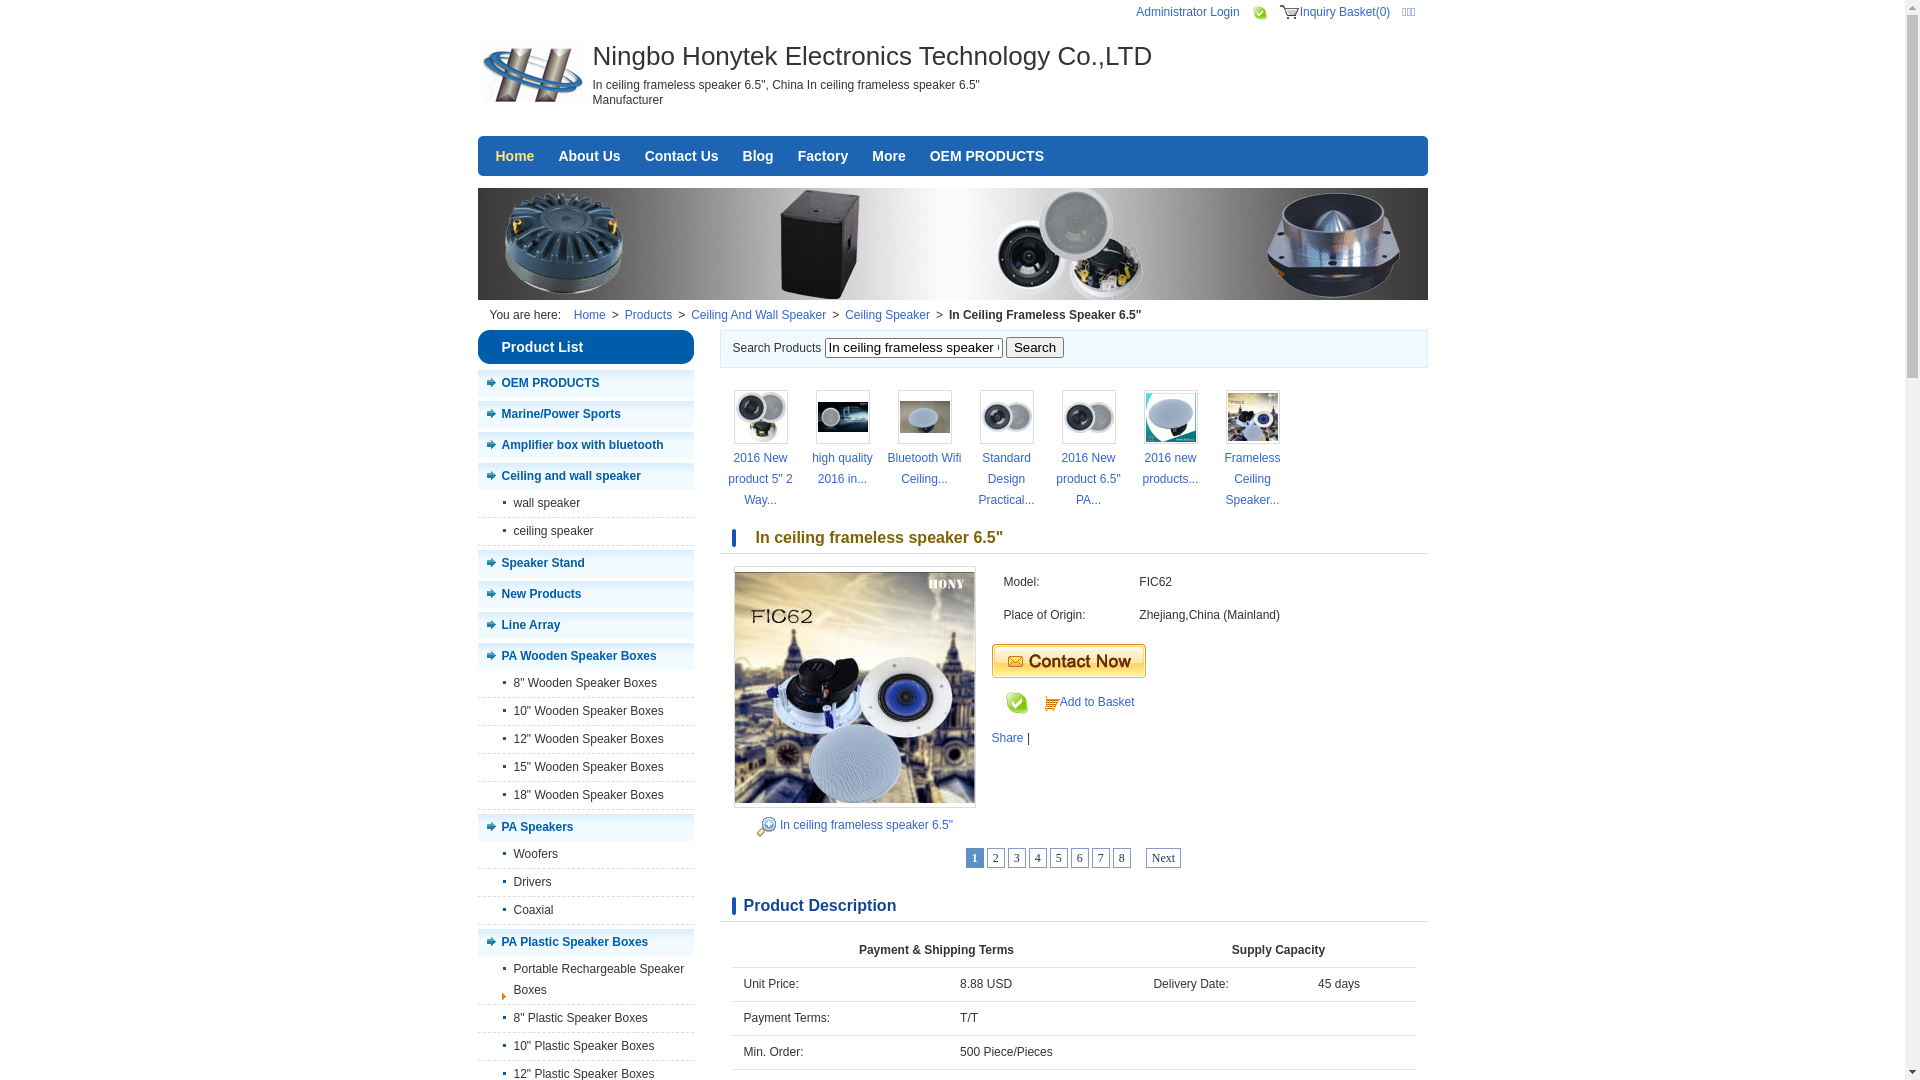 The height and width of the screenshot is (1080, 1920). What do you see at coordinates (477, 942) in the screenshot?
I see `'PA Plastic Speaker Boxes'` at bounding box center [477, 942].